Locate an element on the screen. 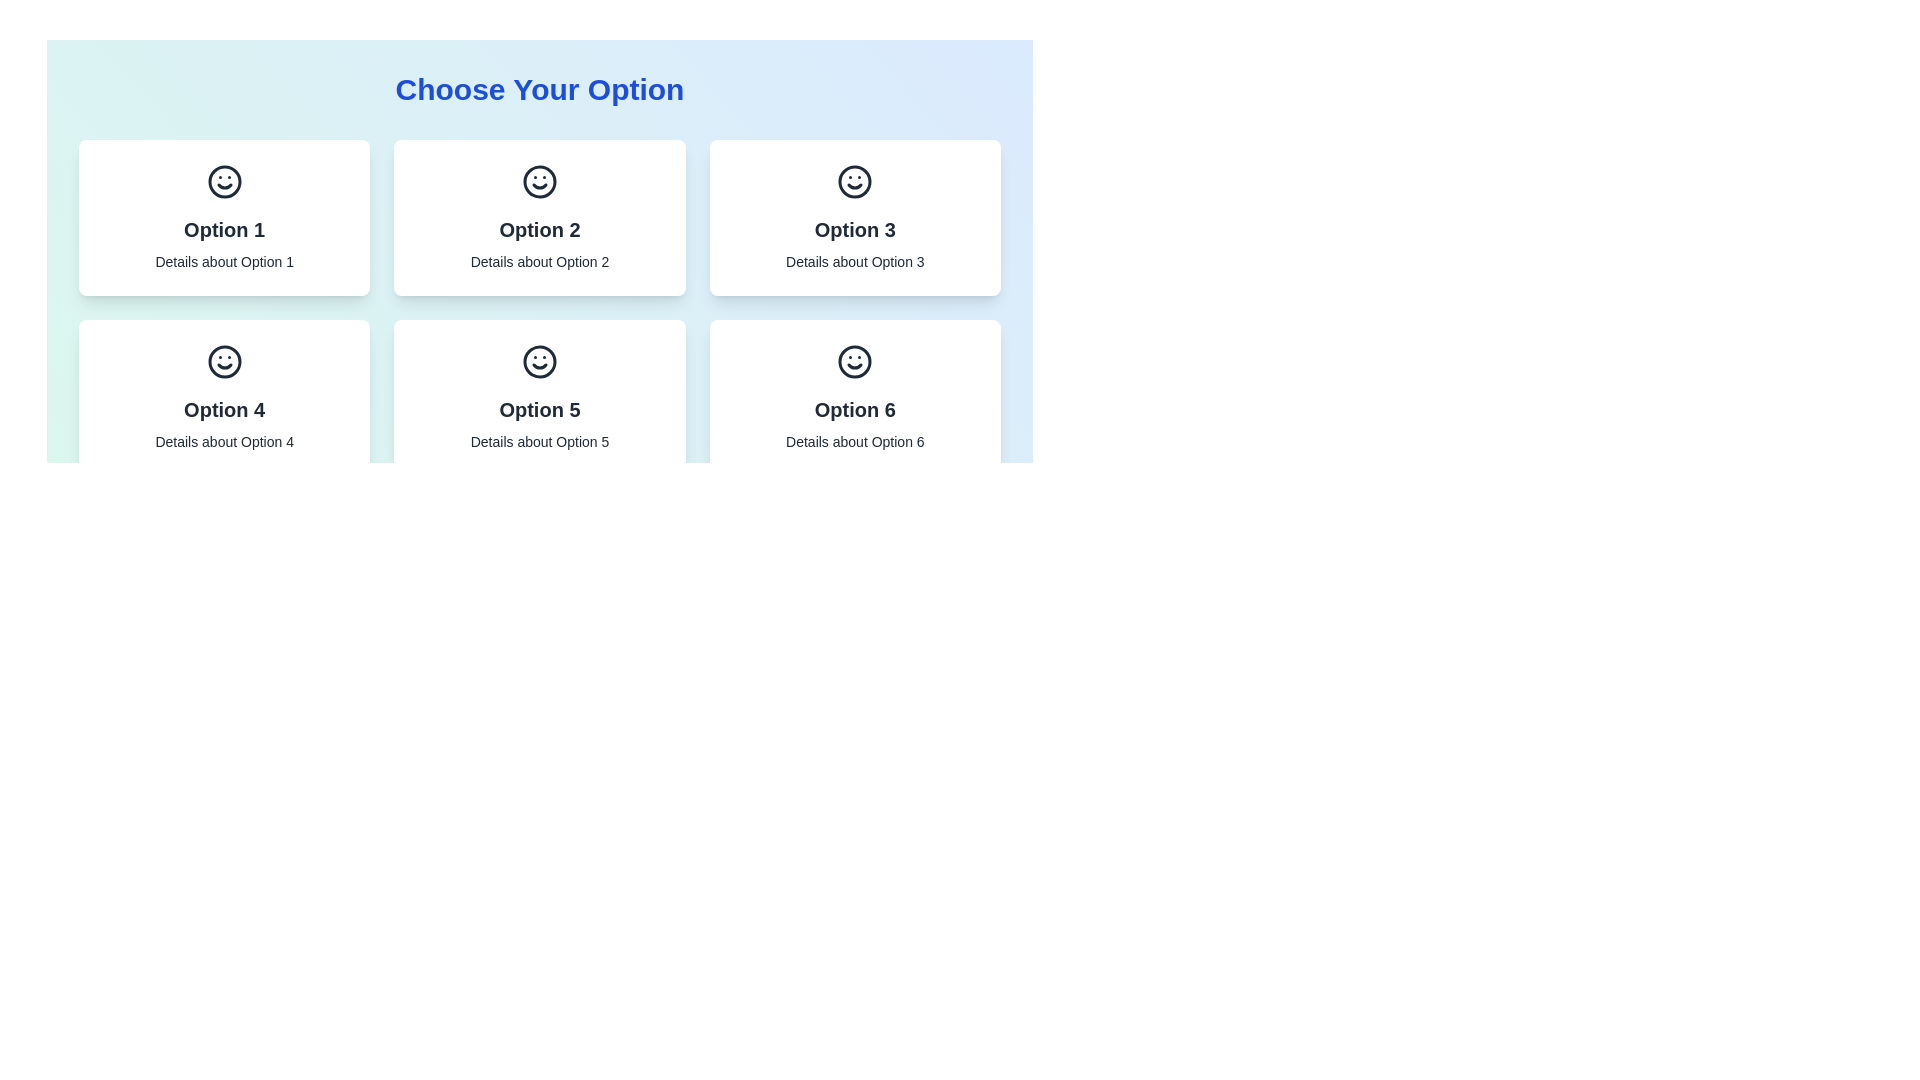 The height and width of the screenshot is (1080, 1920). the decorative Graphical Circle element within the smiley face icon located in the bottom-right card labeled 'Option 6' is located at coordinates (855, 362).